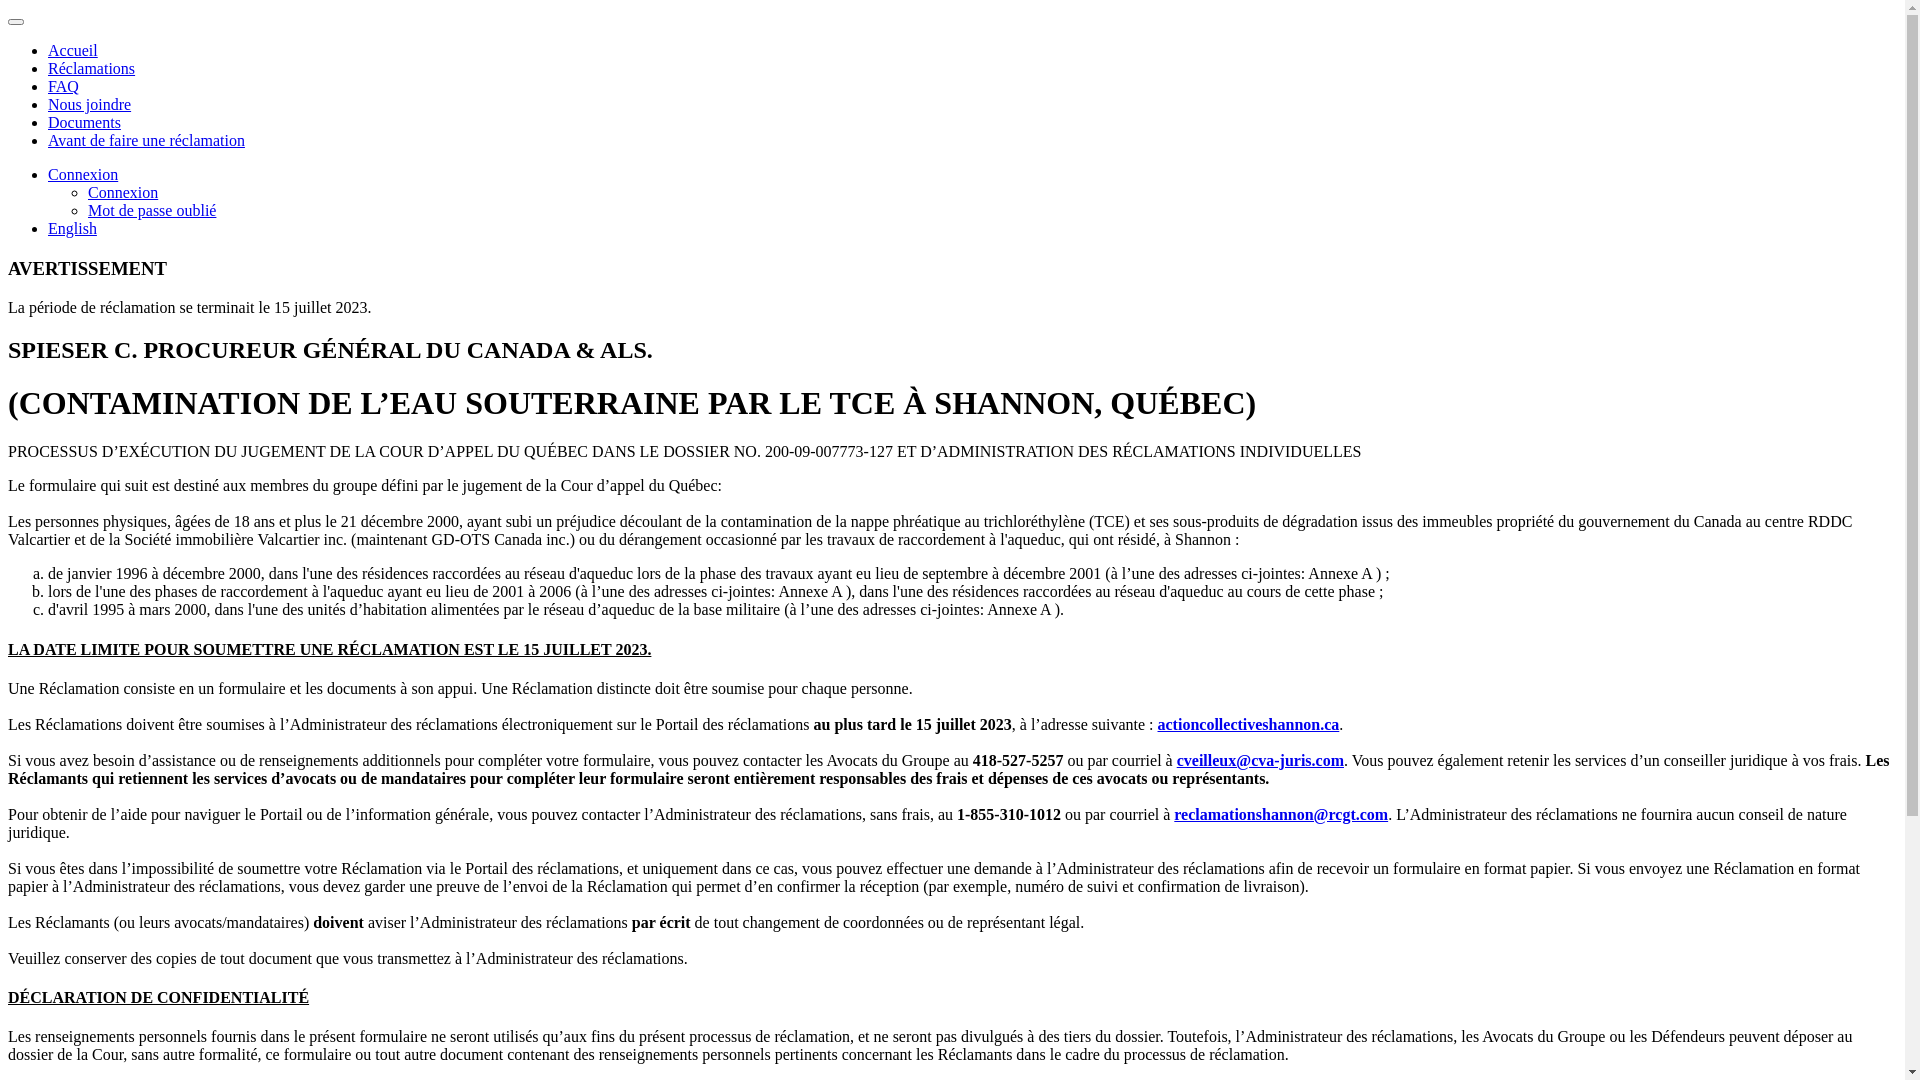 The height and width of the screenshot is (1080, 1920). What do you see at coordinates (81, 173) in the screenshot?
I see `'Connexion'` at bounding box center [81, 173].